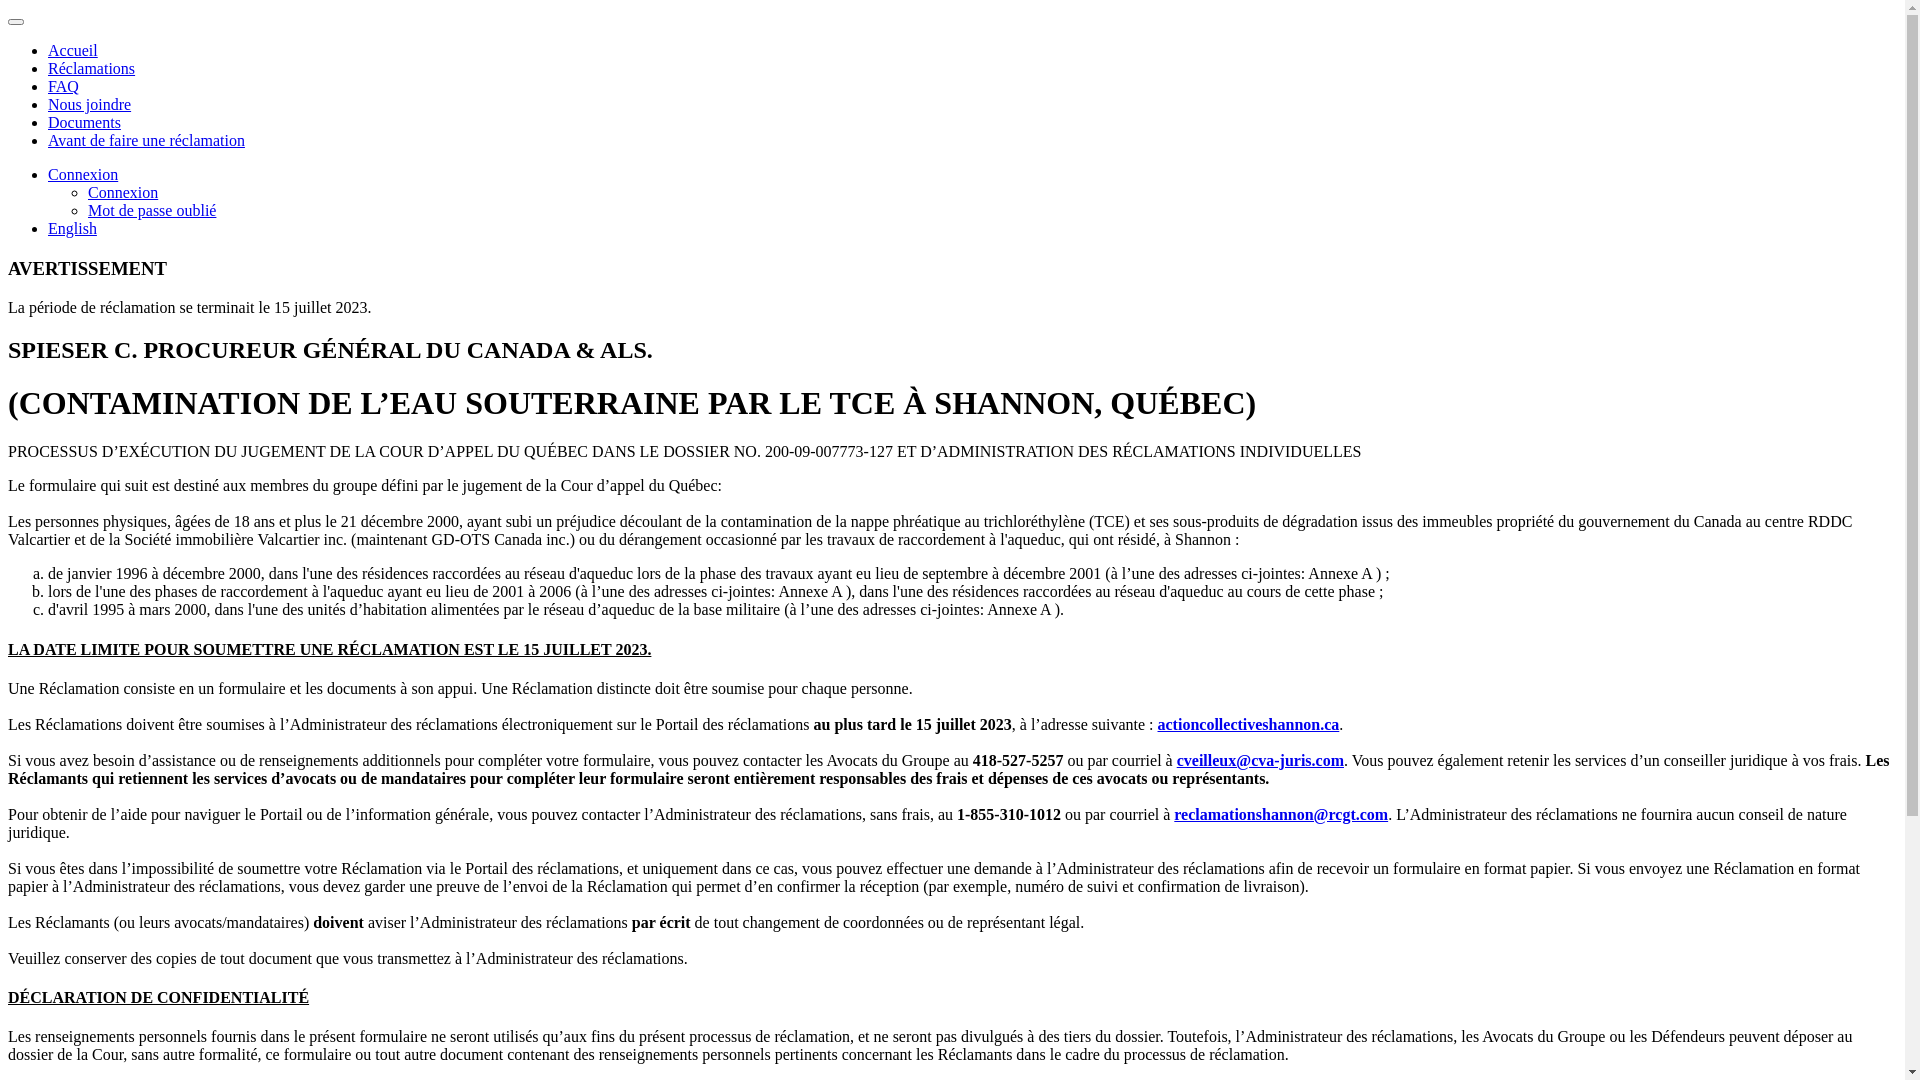 The height and width of the screenshot is (1080, 1920). What do you see at coordinates (81, 173) in the screenshot?
I see `'Connexion'` at bounding box center [81, 173].